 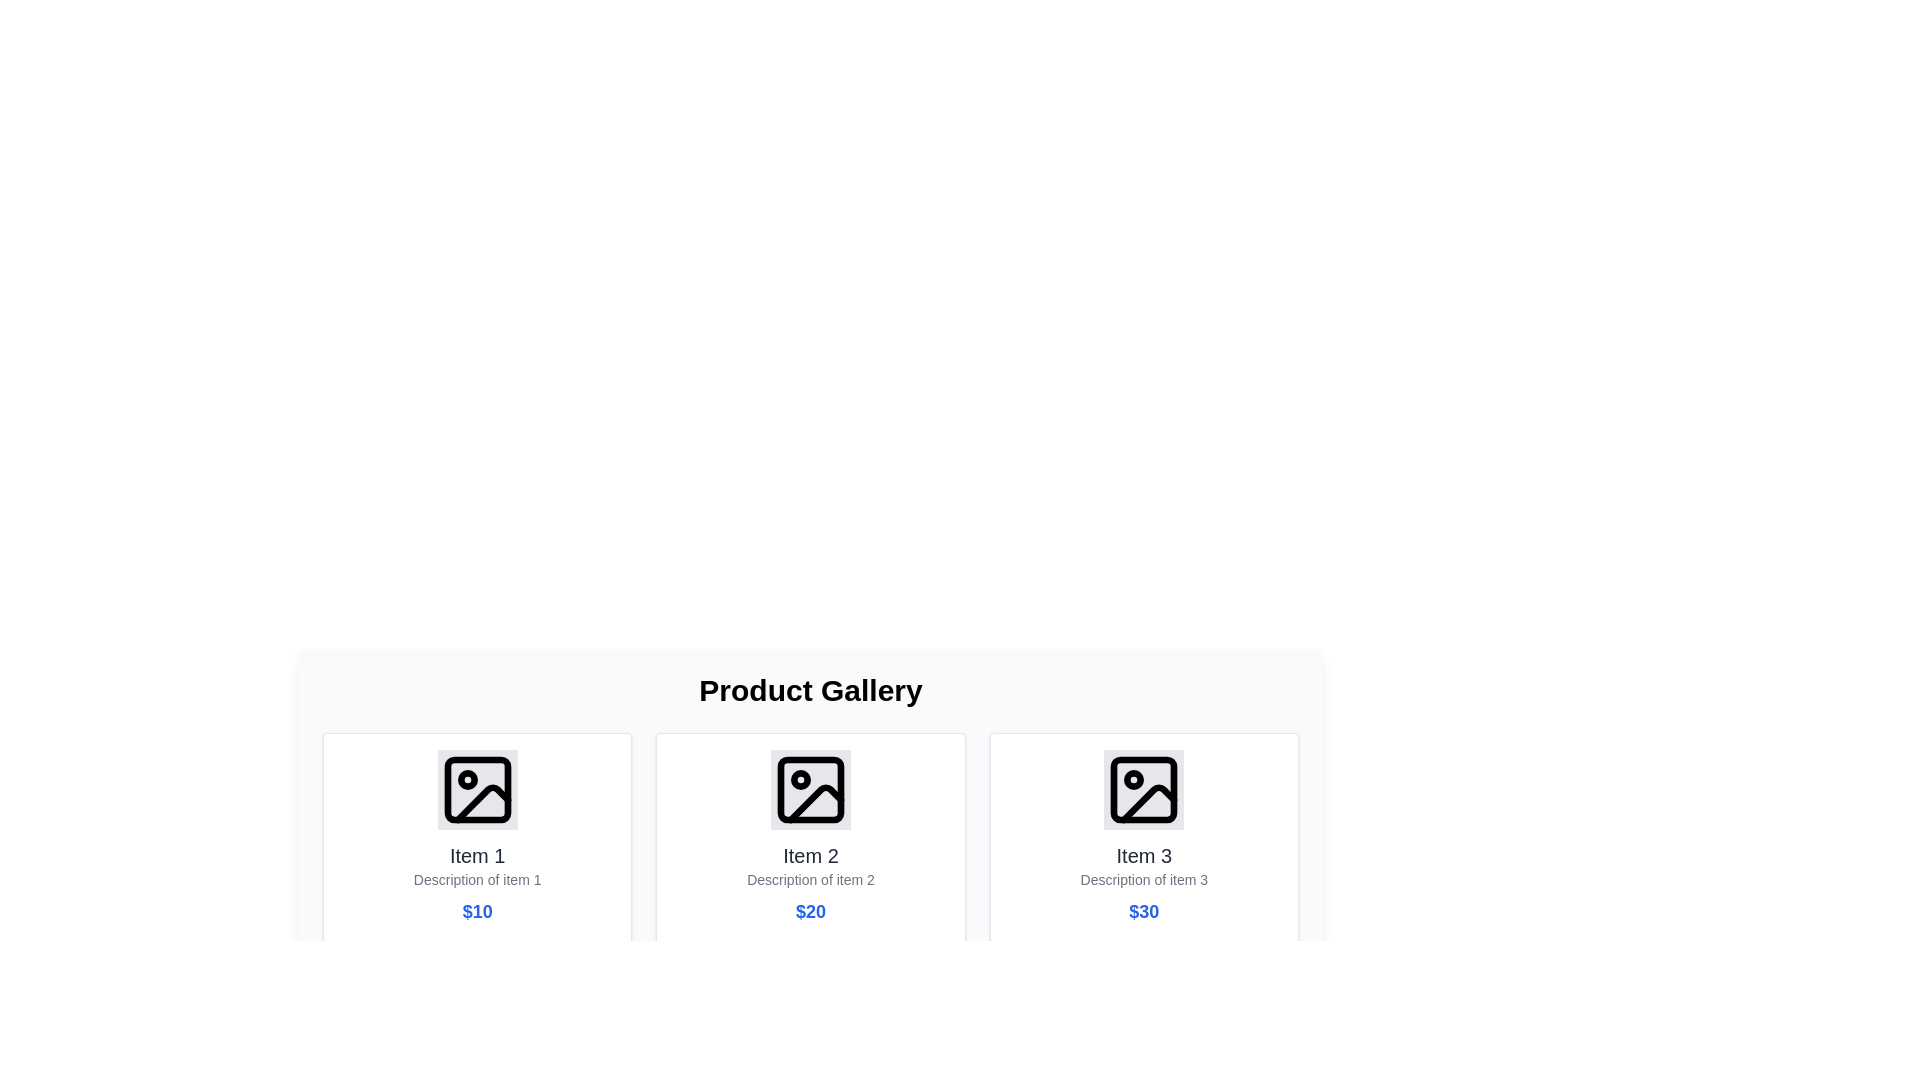 What do you see at coordinates (1144, 911) in the screenshot?
I see `the text label displaying the price '$30' in a bold, large blue font located in the third product card under 'Item 3', below the item's description text` at bounding box center [1144, 911].